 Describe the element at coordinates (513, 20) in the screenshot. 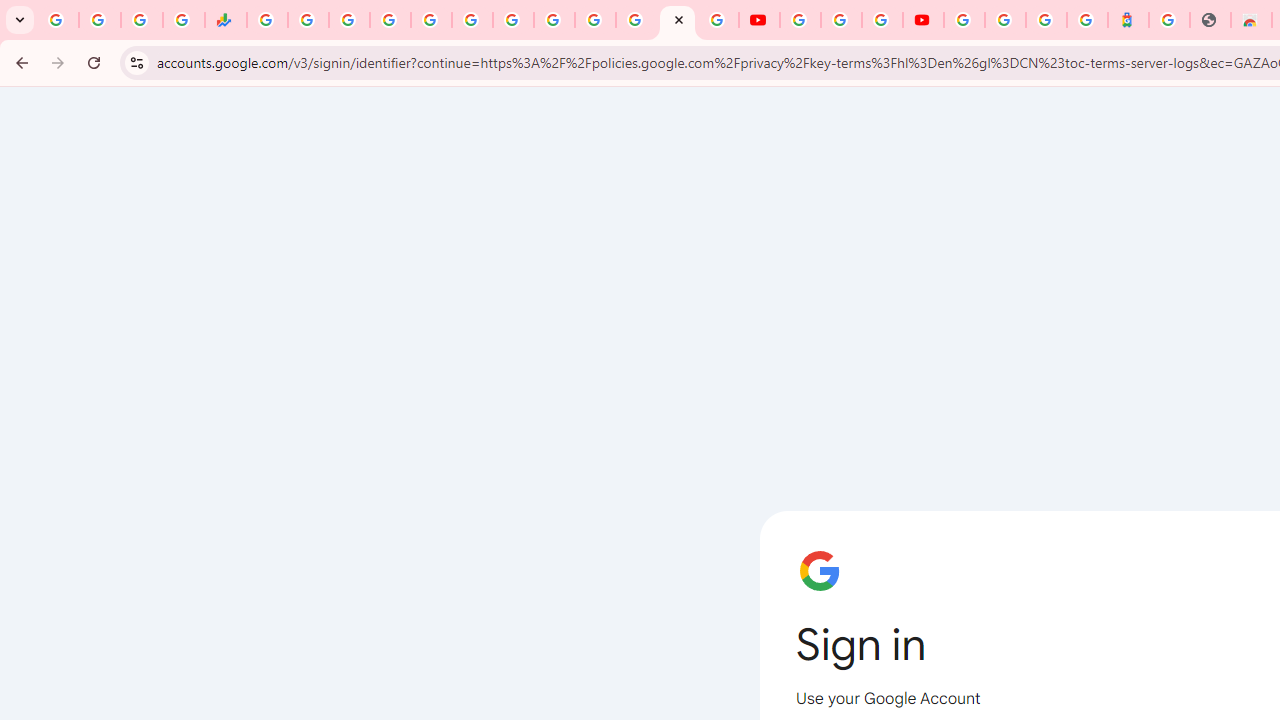

I see `'Android TV Policies and Guidelines - Transparency Center'` at that location.